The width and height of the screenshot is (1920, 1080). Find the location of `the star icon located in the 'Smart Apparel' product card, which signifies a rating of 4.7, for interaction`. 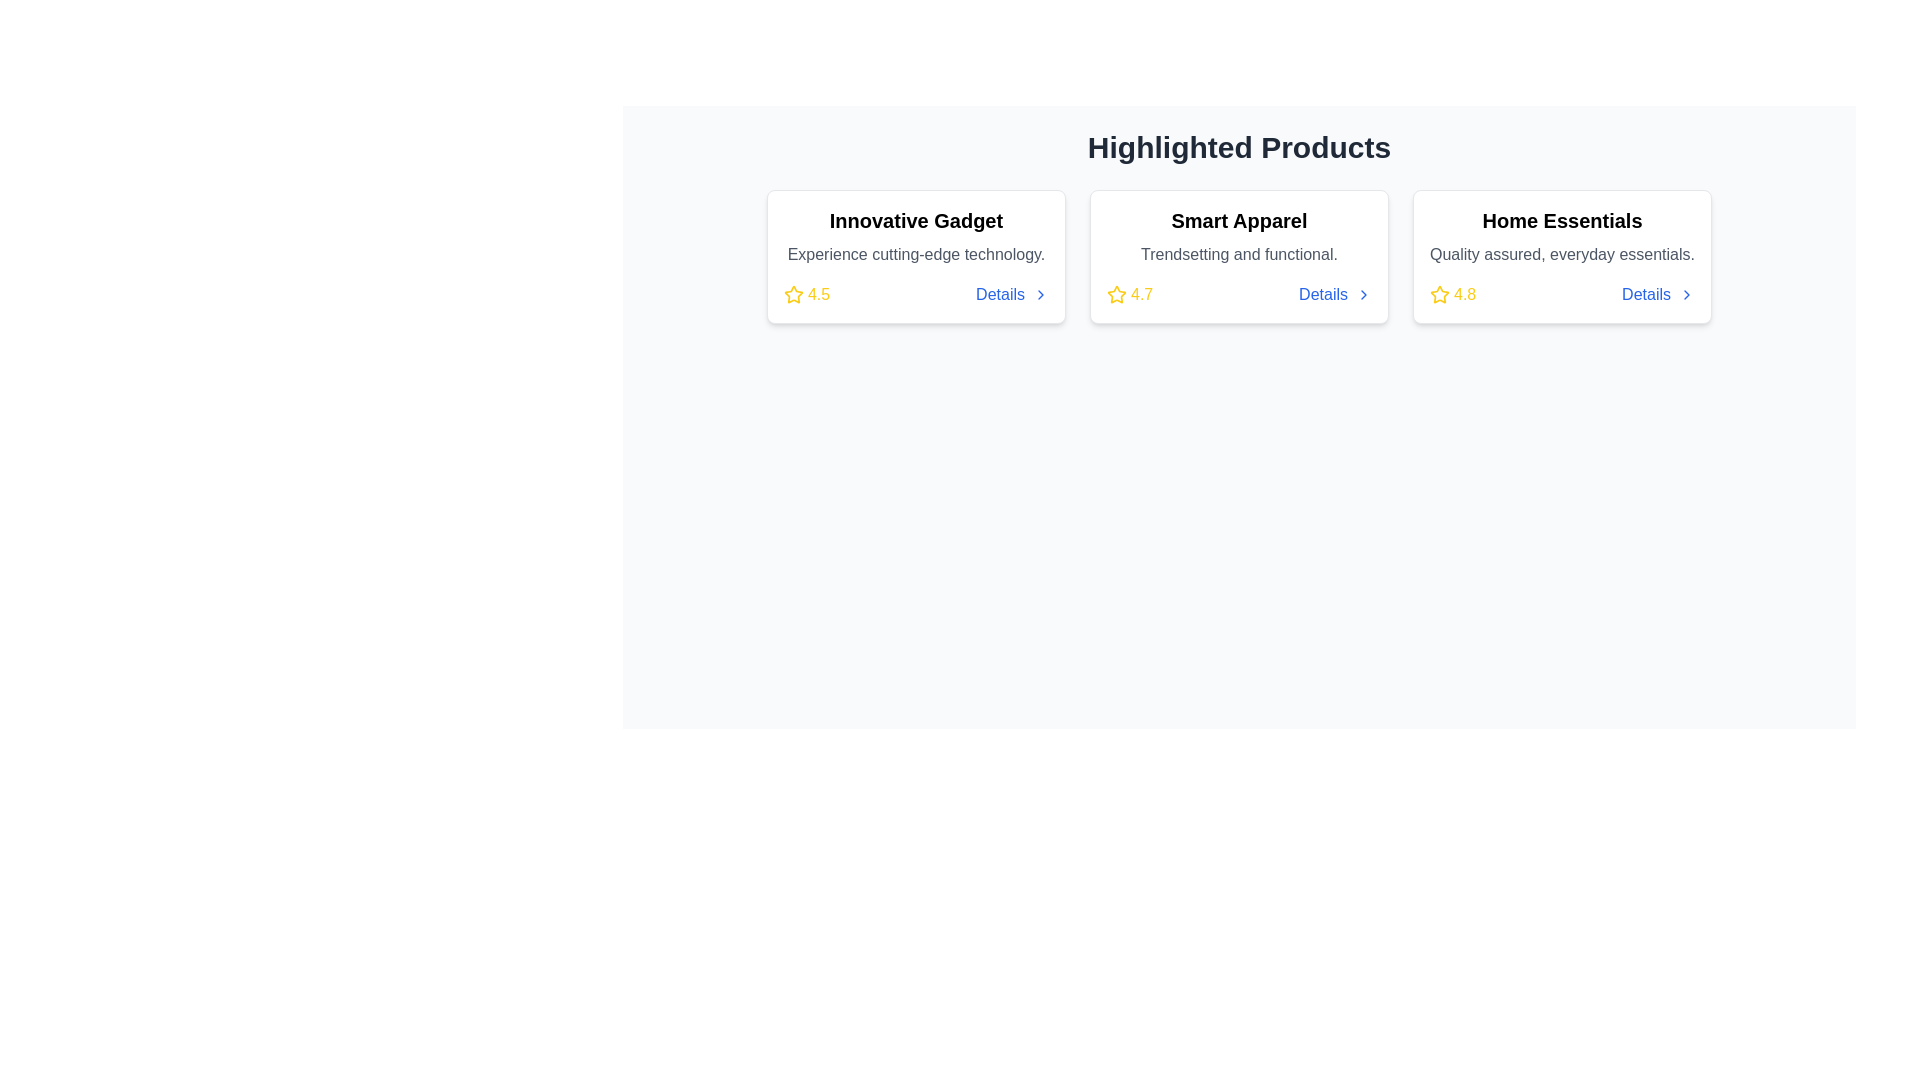

the star icon located in the 'Smart Apparel' product card, which signifies a rating of 4.7, for interaction is located at coordinates (1115, 293).